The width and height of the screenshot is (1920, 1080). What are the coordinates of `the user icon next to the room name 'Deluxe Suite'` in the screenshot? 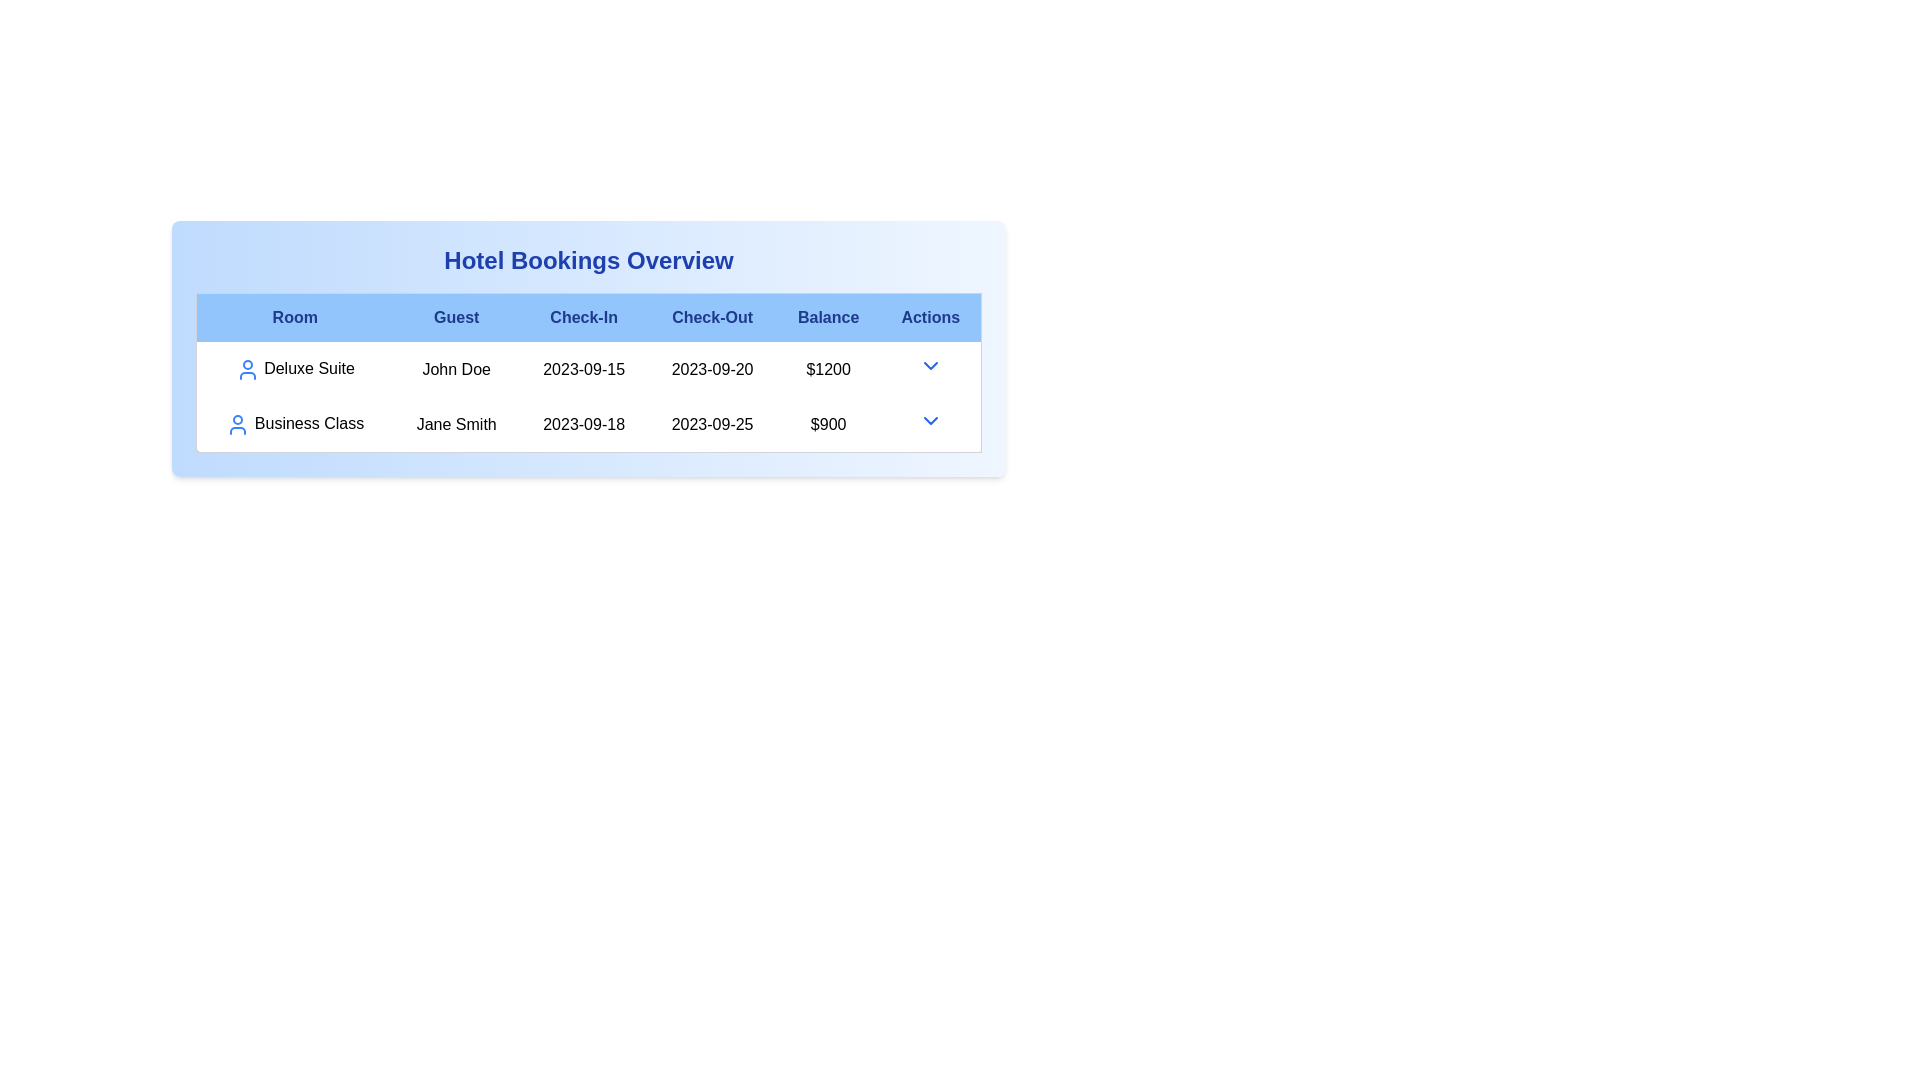 It's located at (246, 369).